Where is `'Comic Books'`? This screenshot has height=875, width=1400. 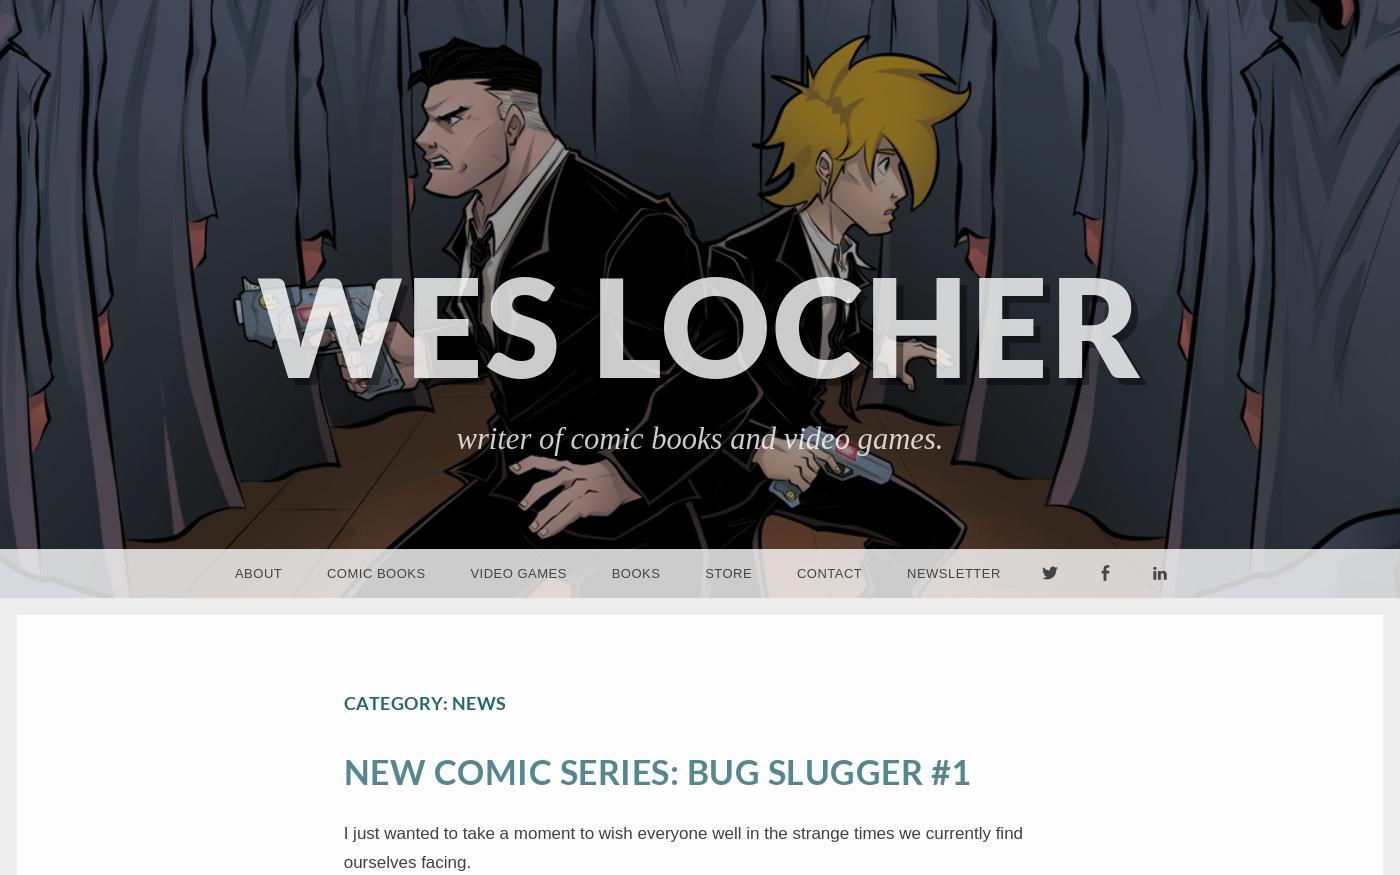 'Comic Books' is located at coordinates (375, 573).